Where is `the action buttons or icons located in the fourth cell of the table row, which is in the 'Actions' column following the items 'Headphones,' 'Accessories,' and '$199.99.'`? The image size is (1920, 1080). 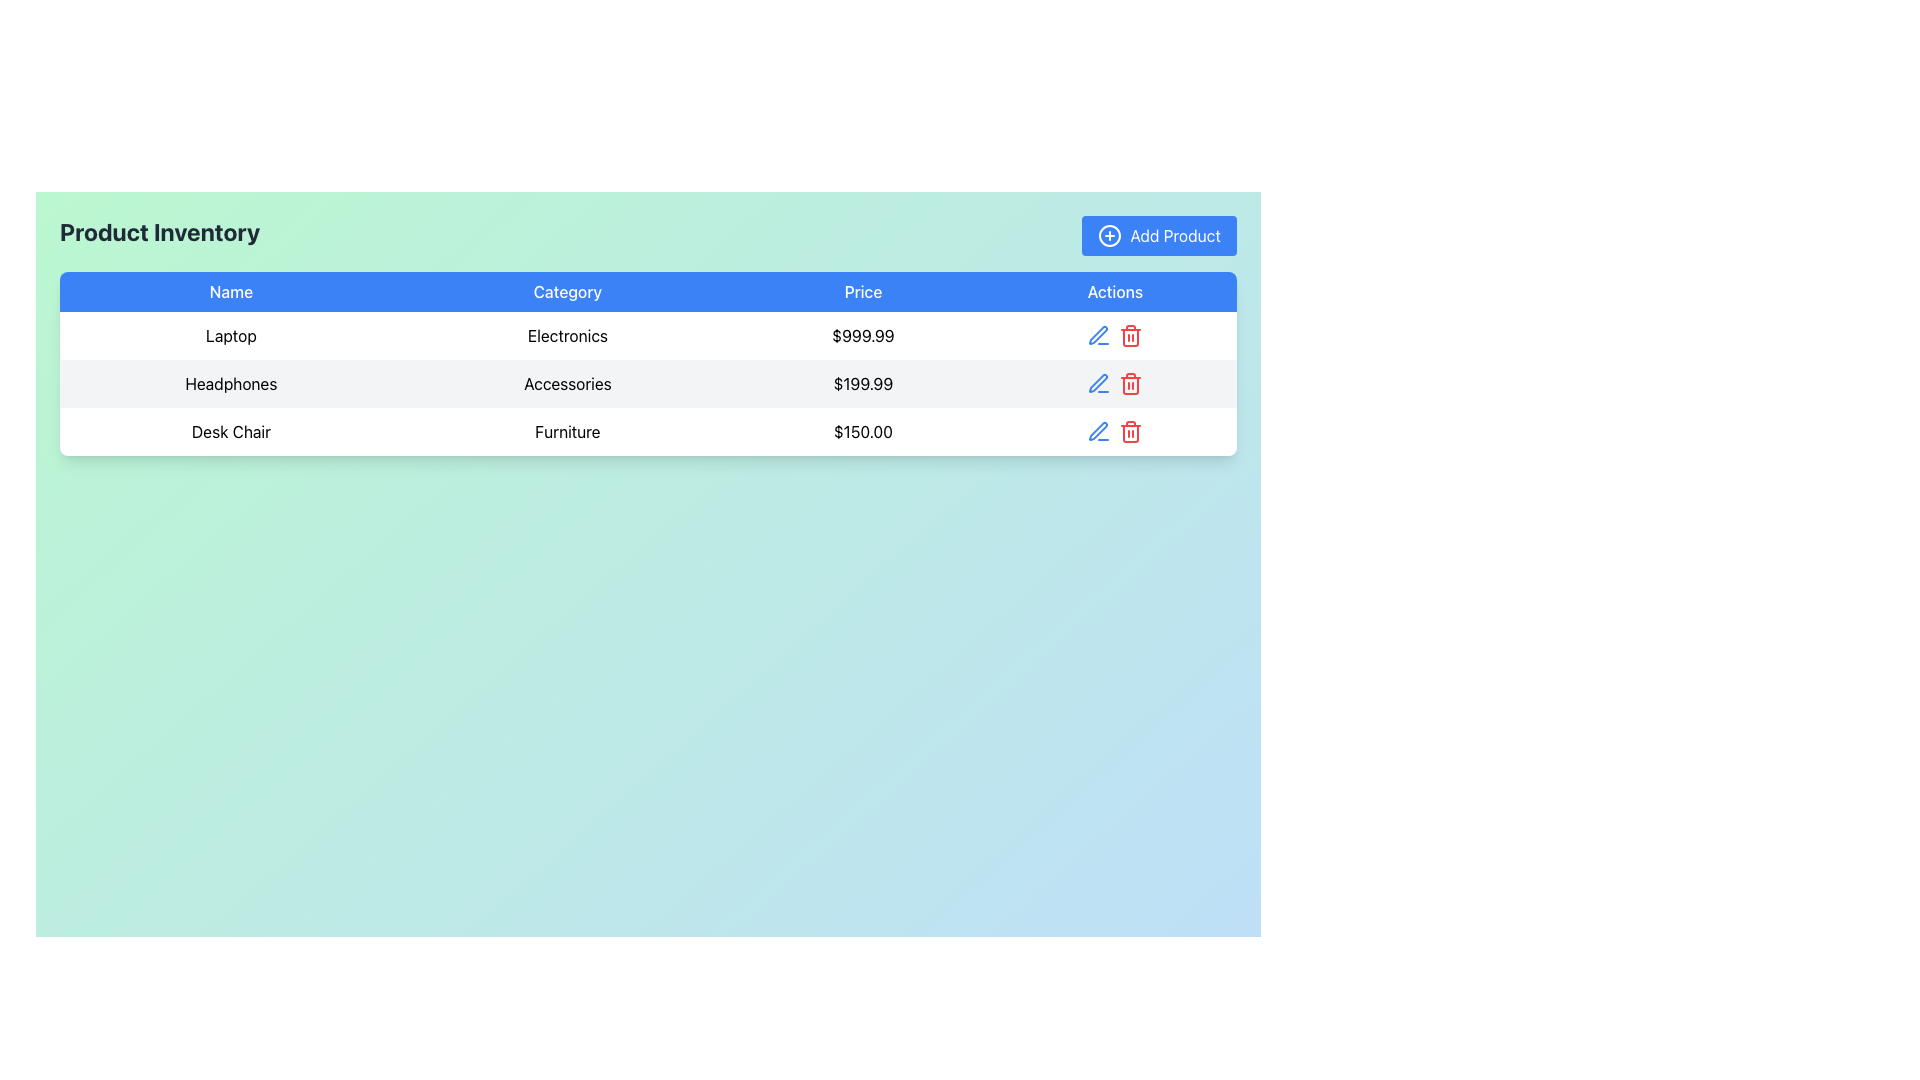
the action buttons or icons located in the fourth cell of the table row, which is in the 'Actions' column following the items 'Headphones,' 'Accessories,' and '$199.99.' is located at coordinates (1114, 384).